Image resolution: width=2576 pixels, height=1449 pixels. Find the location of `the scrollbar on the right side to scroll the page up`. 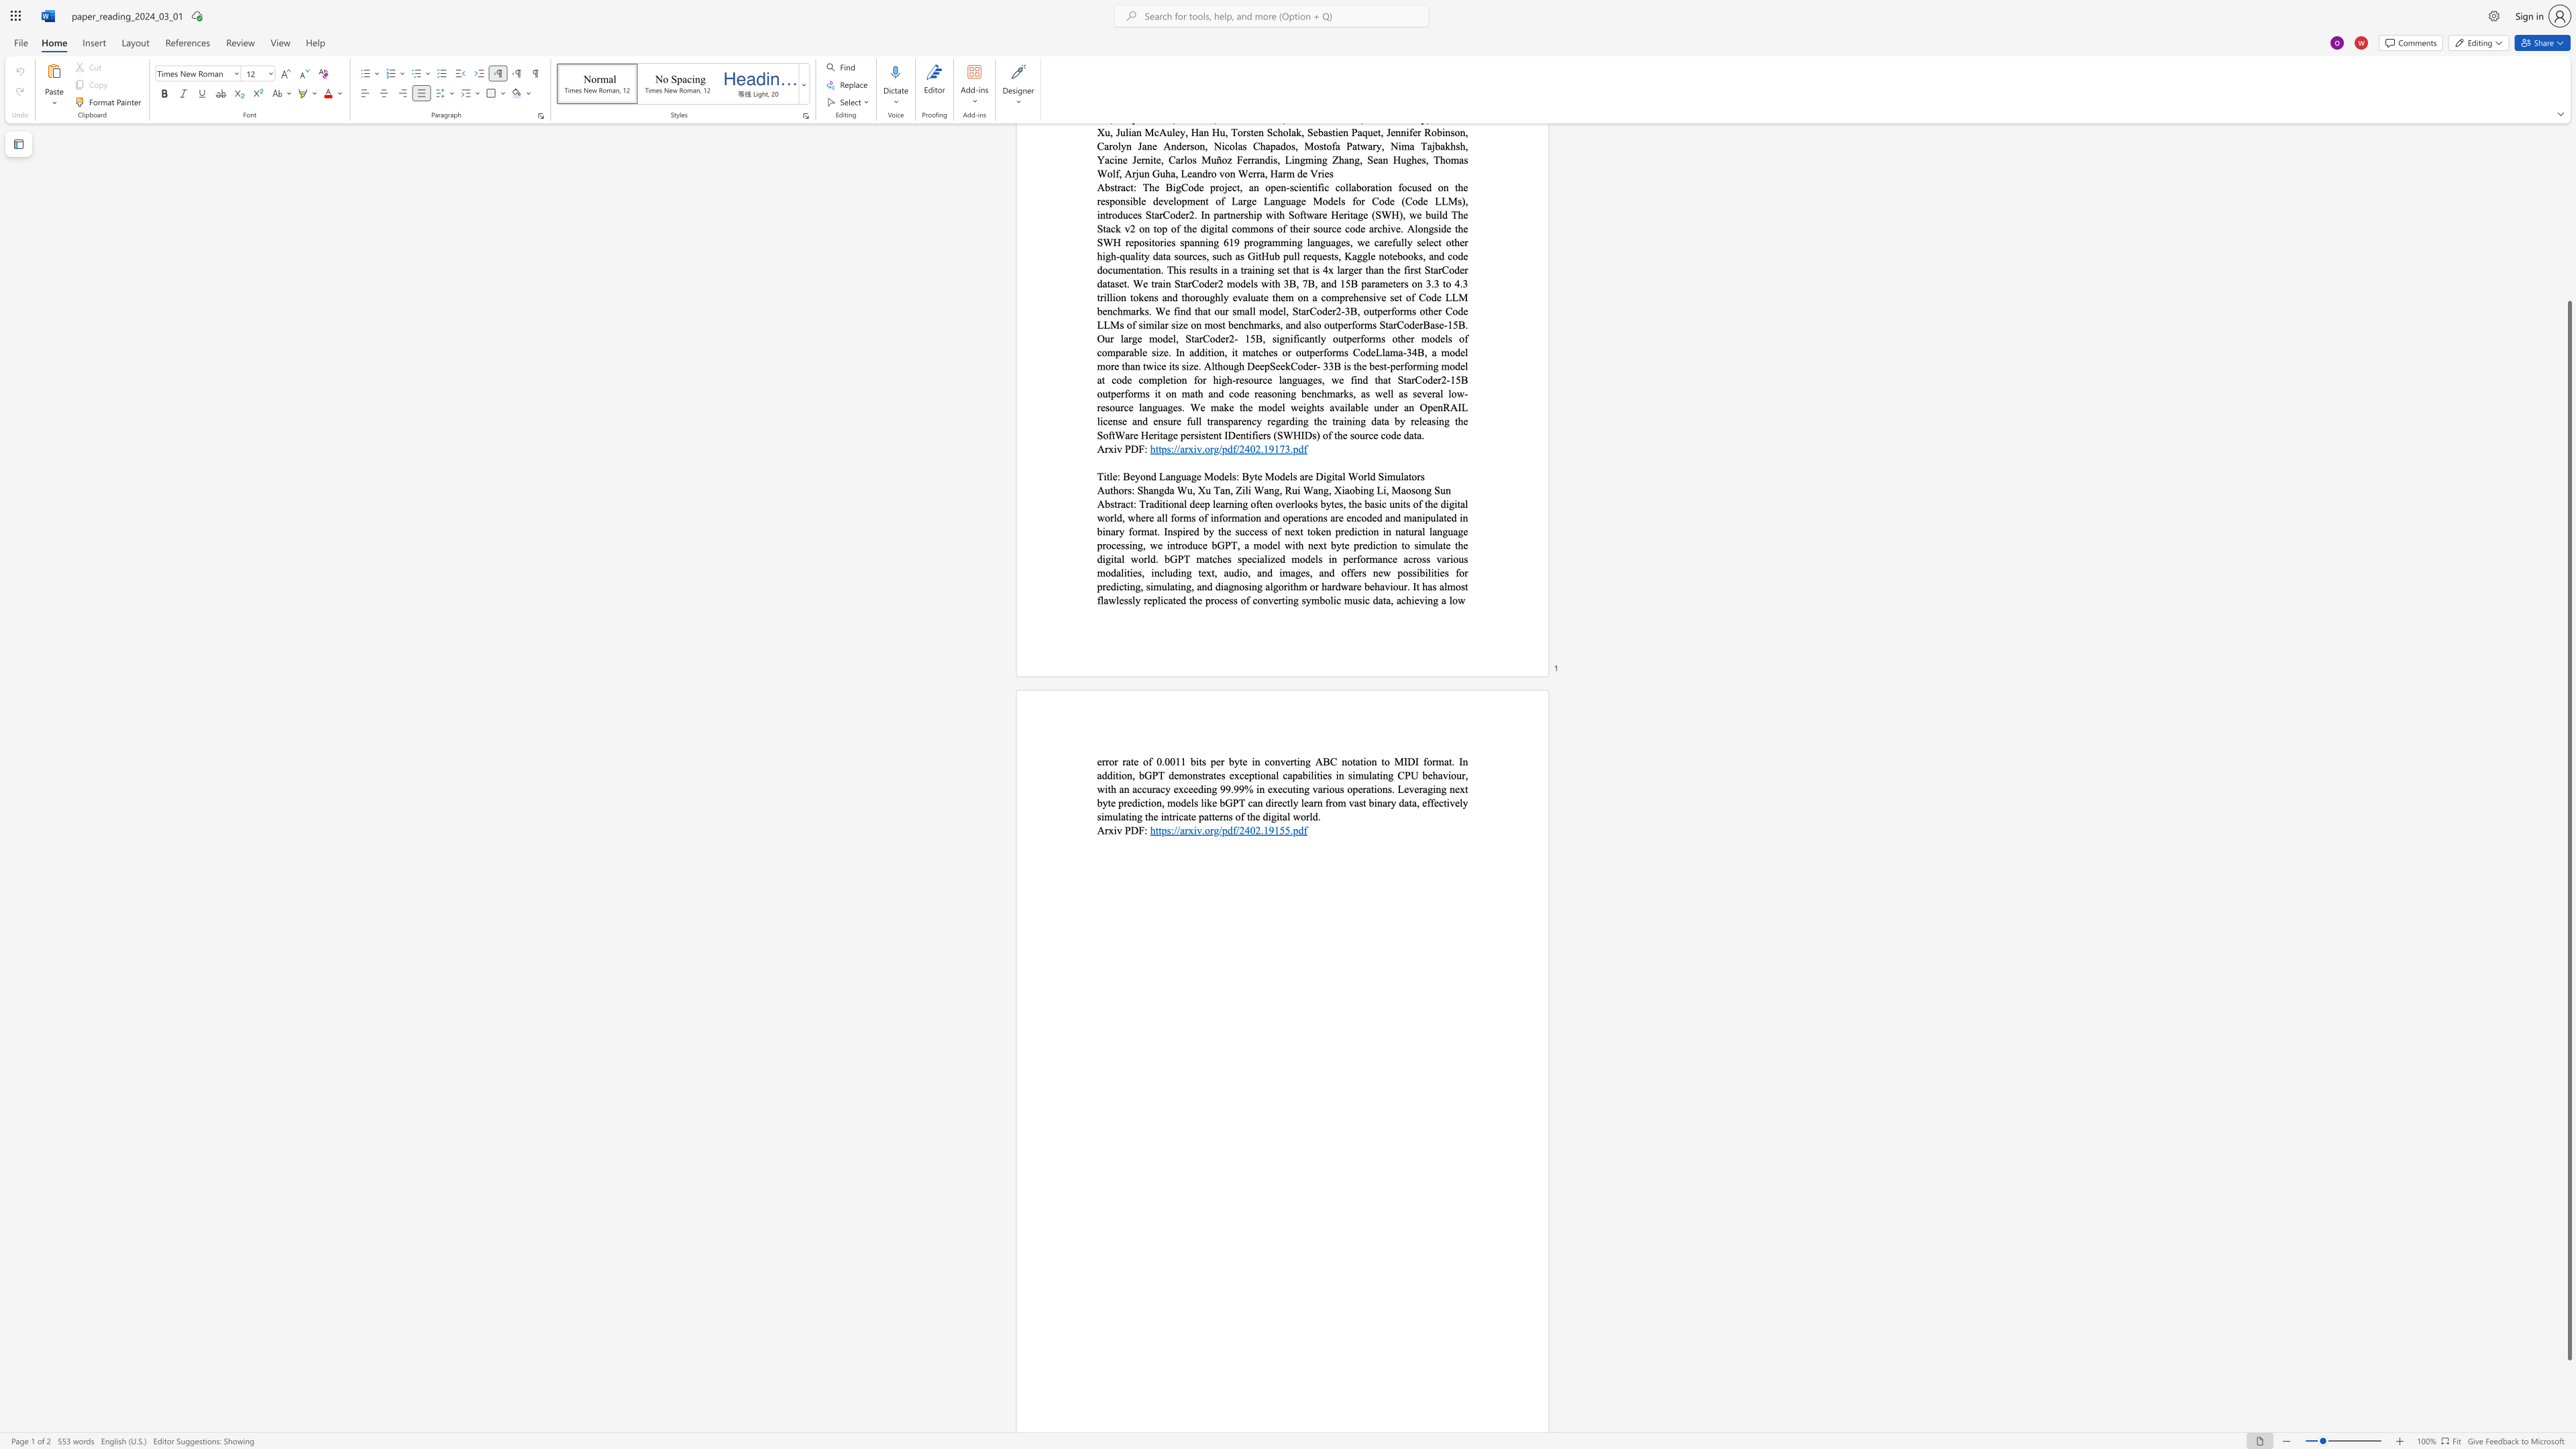

the scrollbar on the right side to scroll the page up is located at coordinates (2568, 160).